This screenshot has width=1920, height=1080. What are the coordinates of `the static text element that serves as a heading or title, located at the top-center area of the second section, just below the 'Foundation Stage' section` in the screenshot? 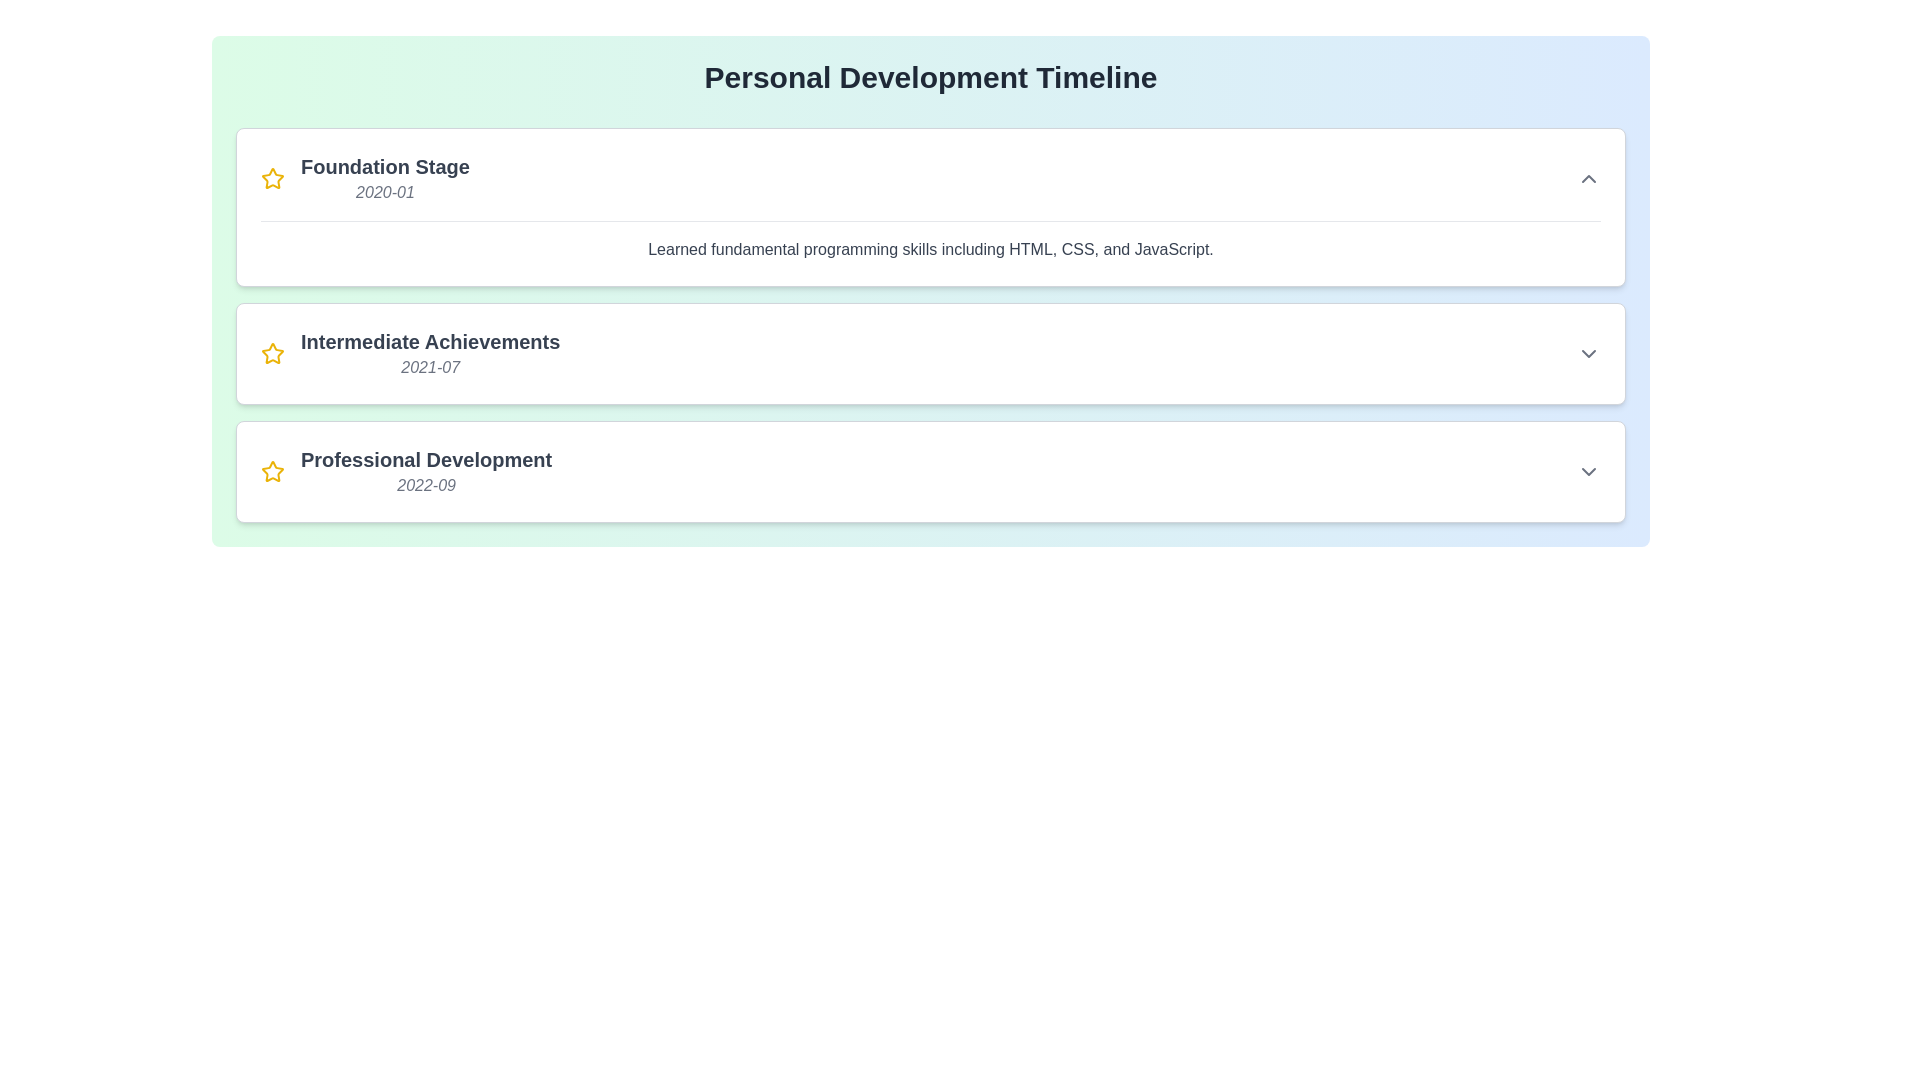 It's located at (429, 341).